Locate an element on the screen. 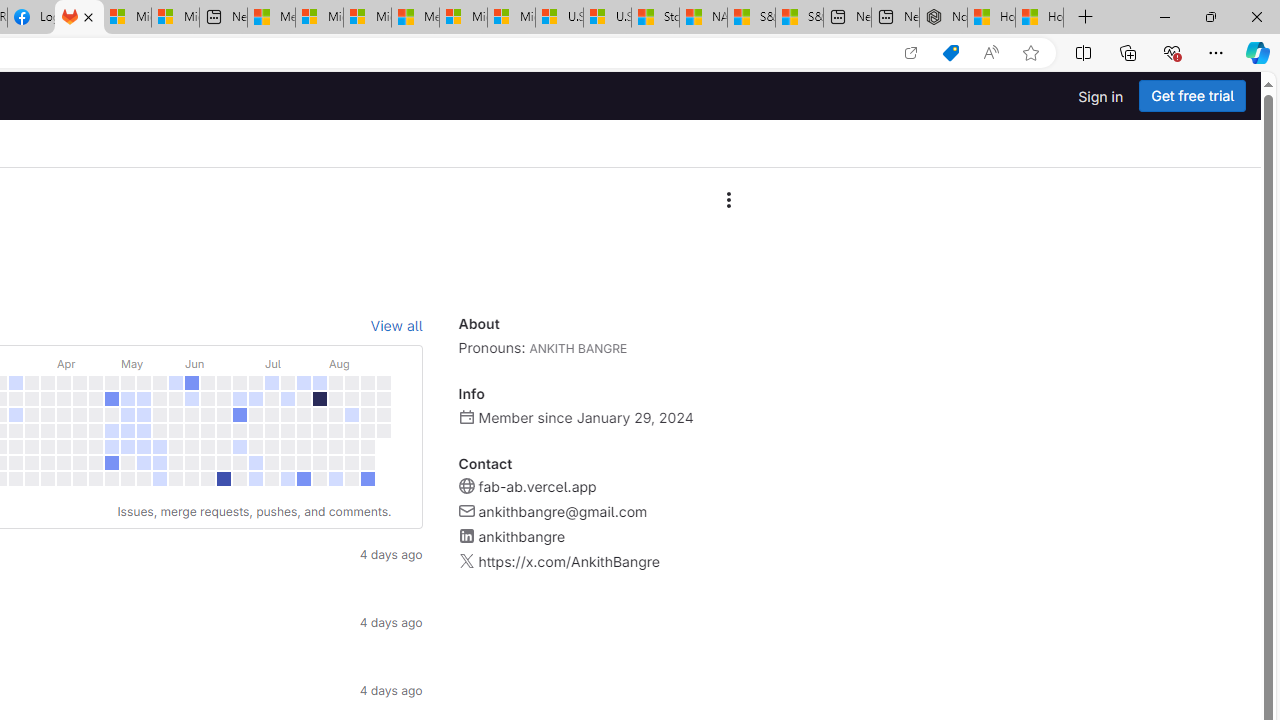 This screenshot has width=1280, height=720. 'AutomationID: dropdown-toggle-btn-16' is located at coordinates (727, 200).